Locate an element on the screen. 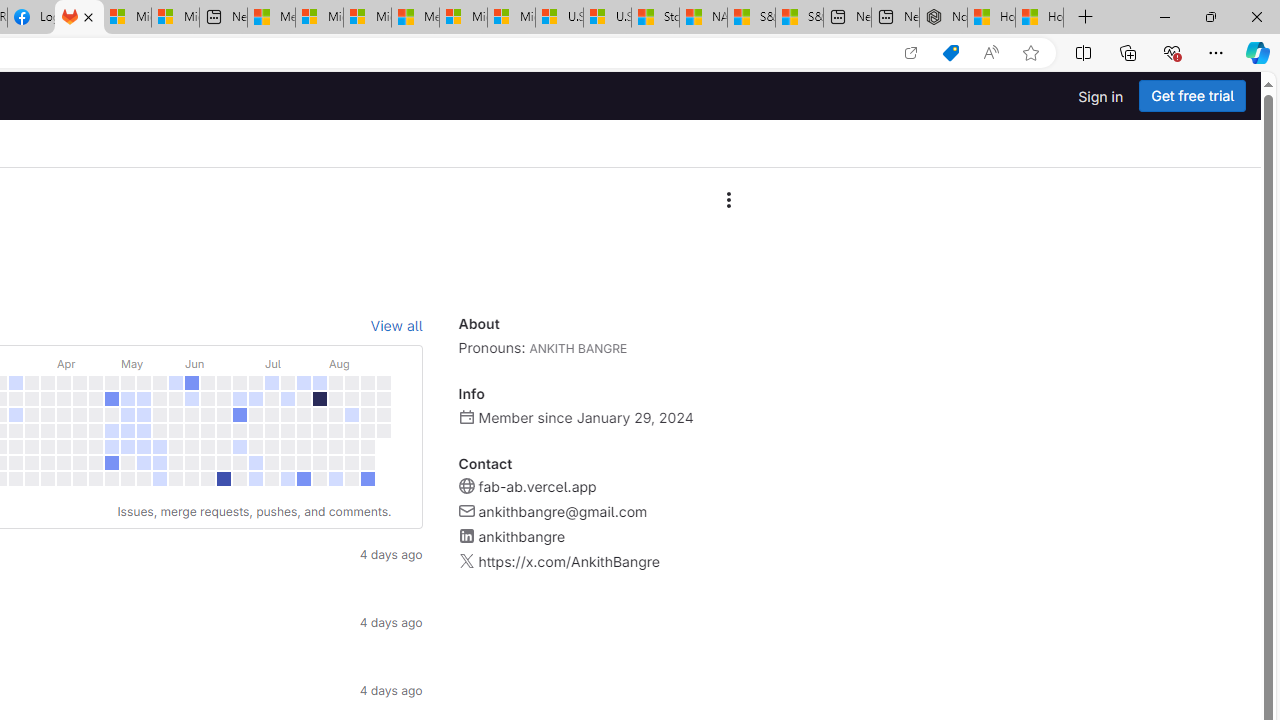 This screenshot has width=1280, height=720. 'AutomationID: dropdown-toggle-btn-16' is located at coordinates (727, 200).